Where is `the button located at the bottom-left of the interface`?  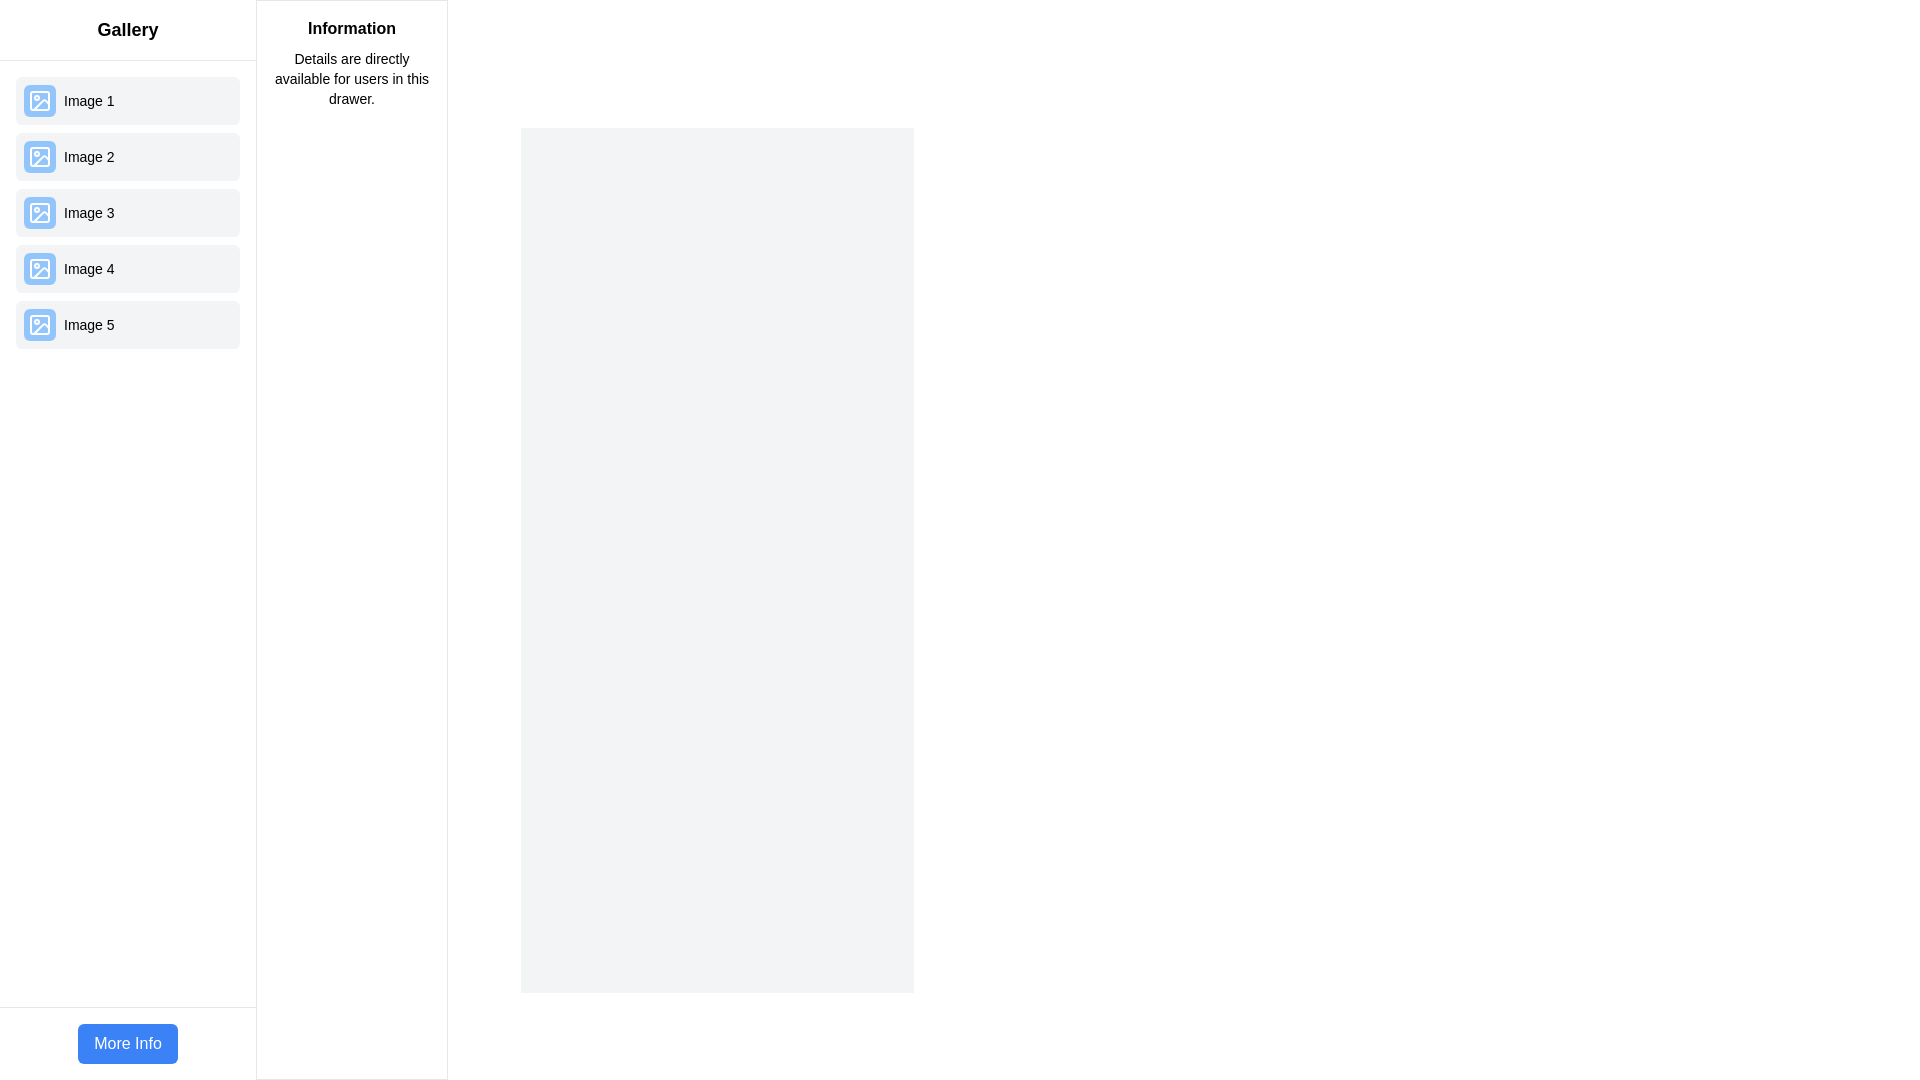
the button located at the bottom-left of the interface is located at coordinates (127, 1043).